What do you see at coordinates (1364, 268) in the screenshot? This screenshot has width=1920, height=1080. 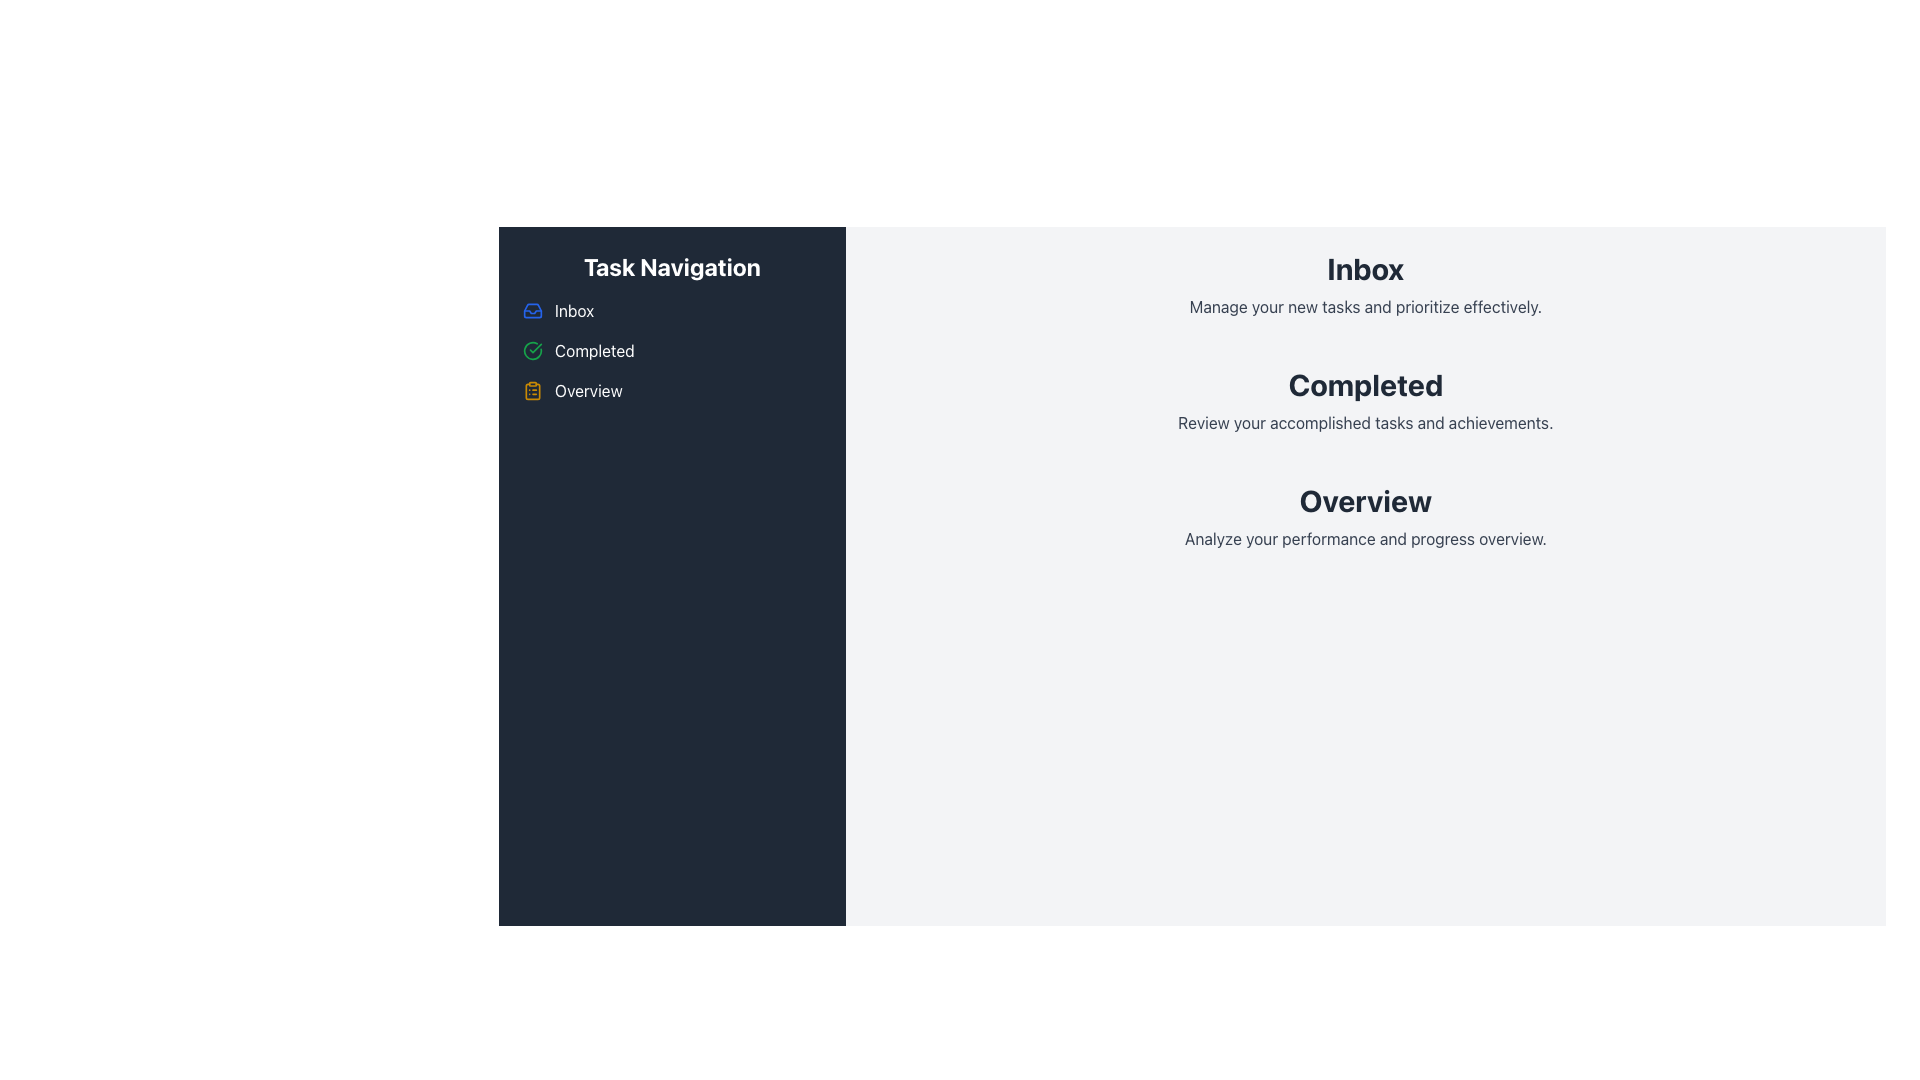 I see `the 'Inbox' text label, which serves as the title for the section` at bounding box center [1364, 268].